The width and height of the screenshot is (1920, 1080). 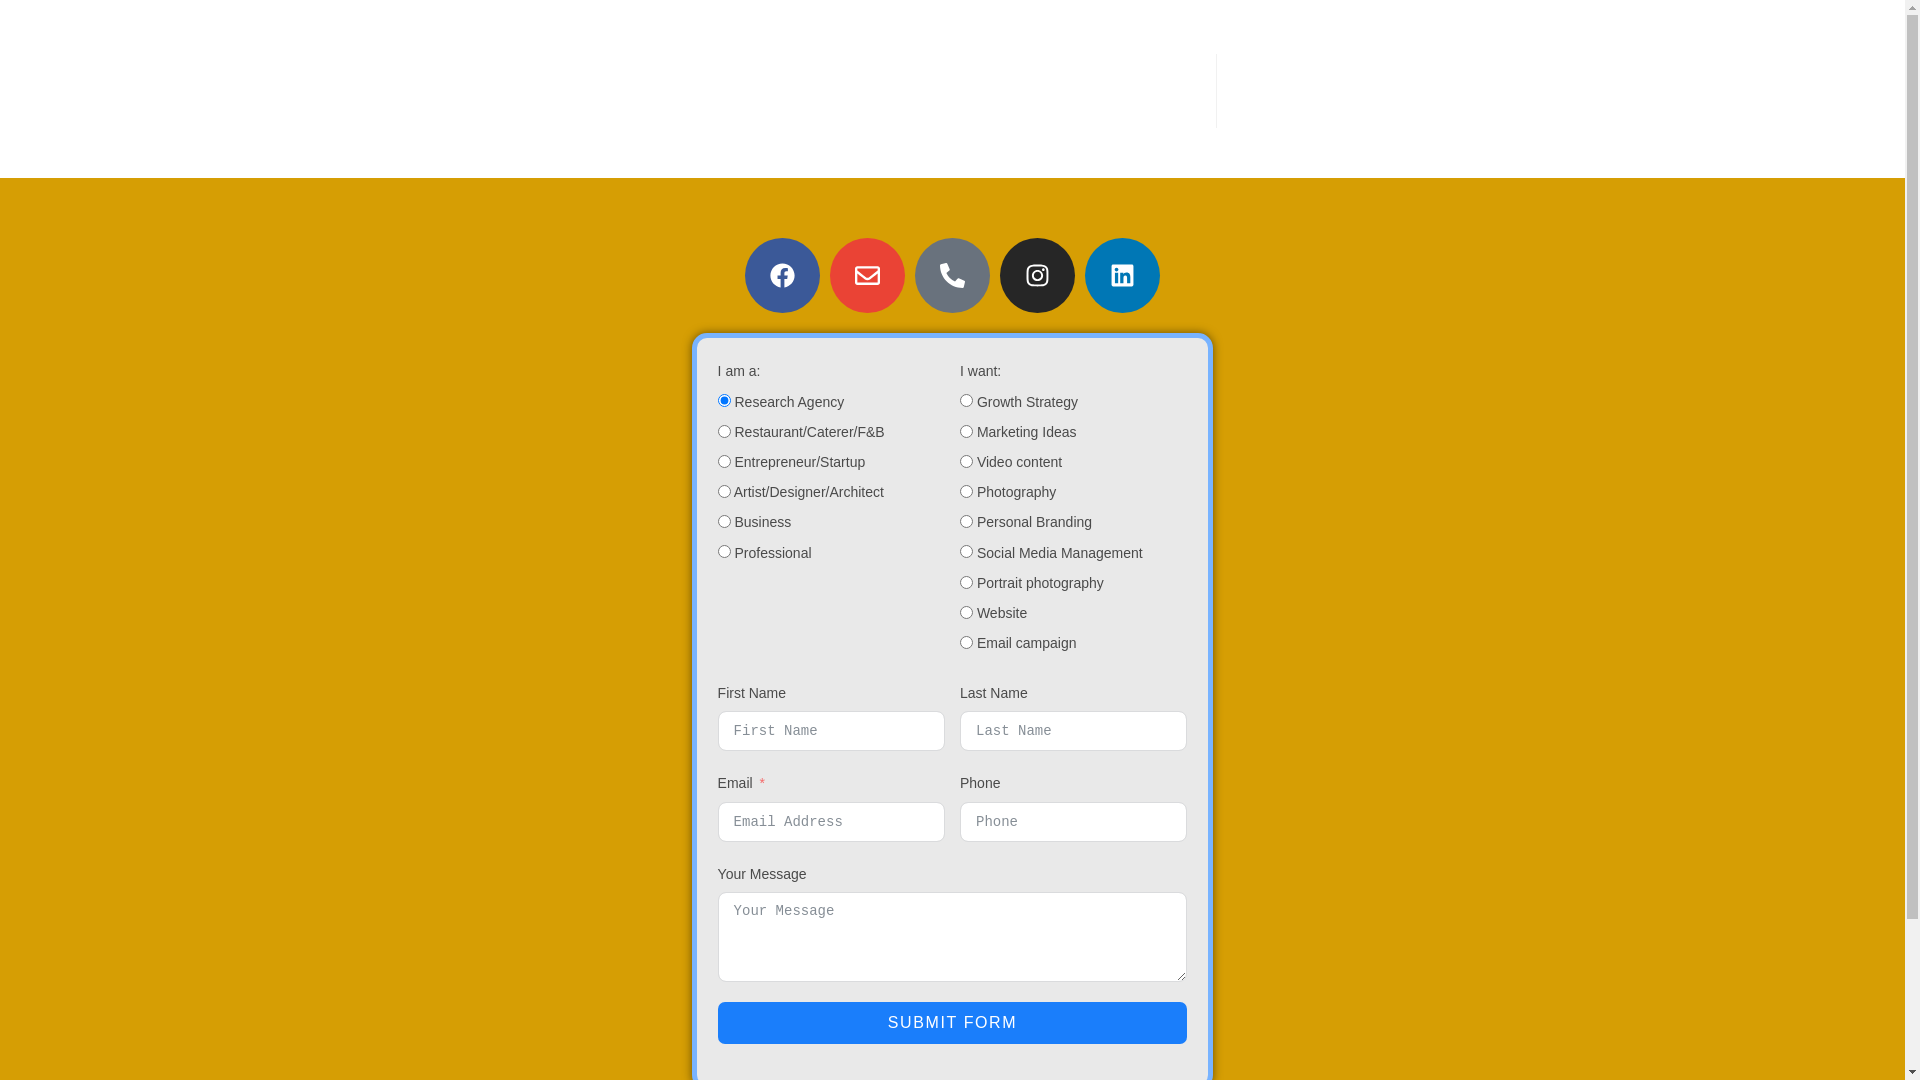 What do you see at coordinates (952, 1022) in the screenshot?
I see `'SUBMIT FORM'` at bounding box center [952, 1022].